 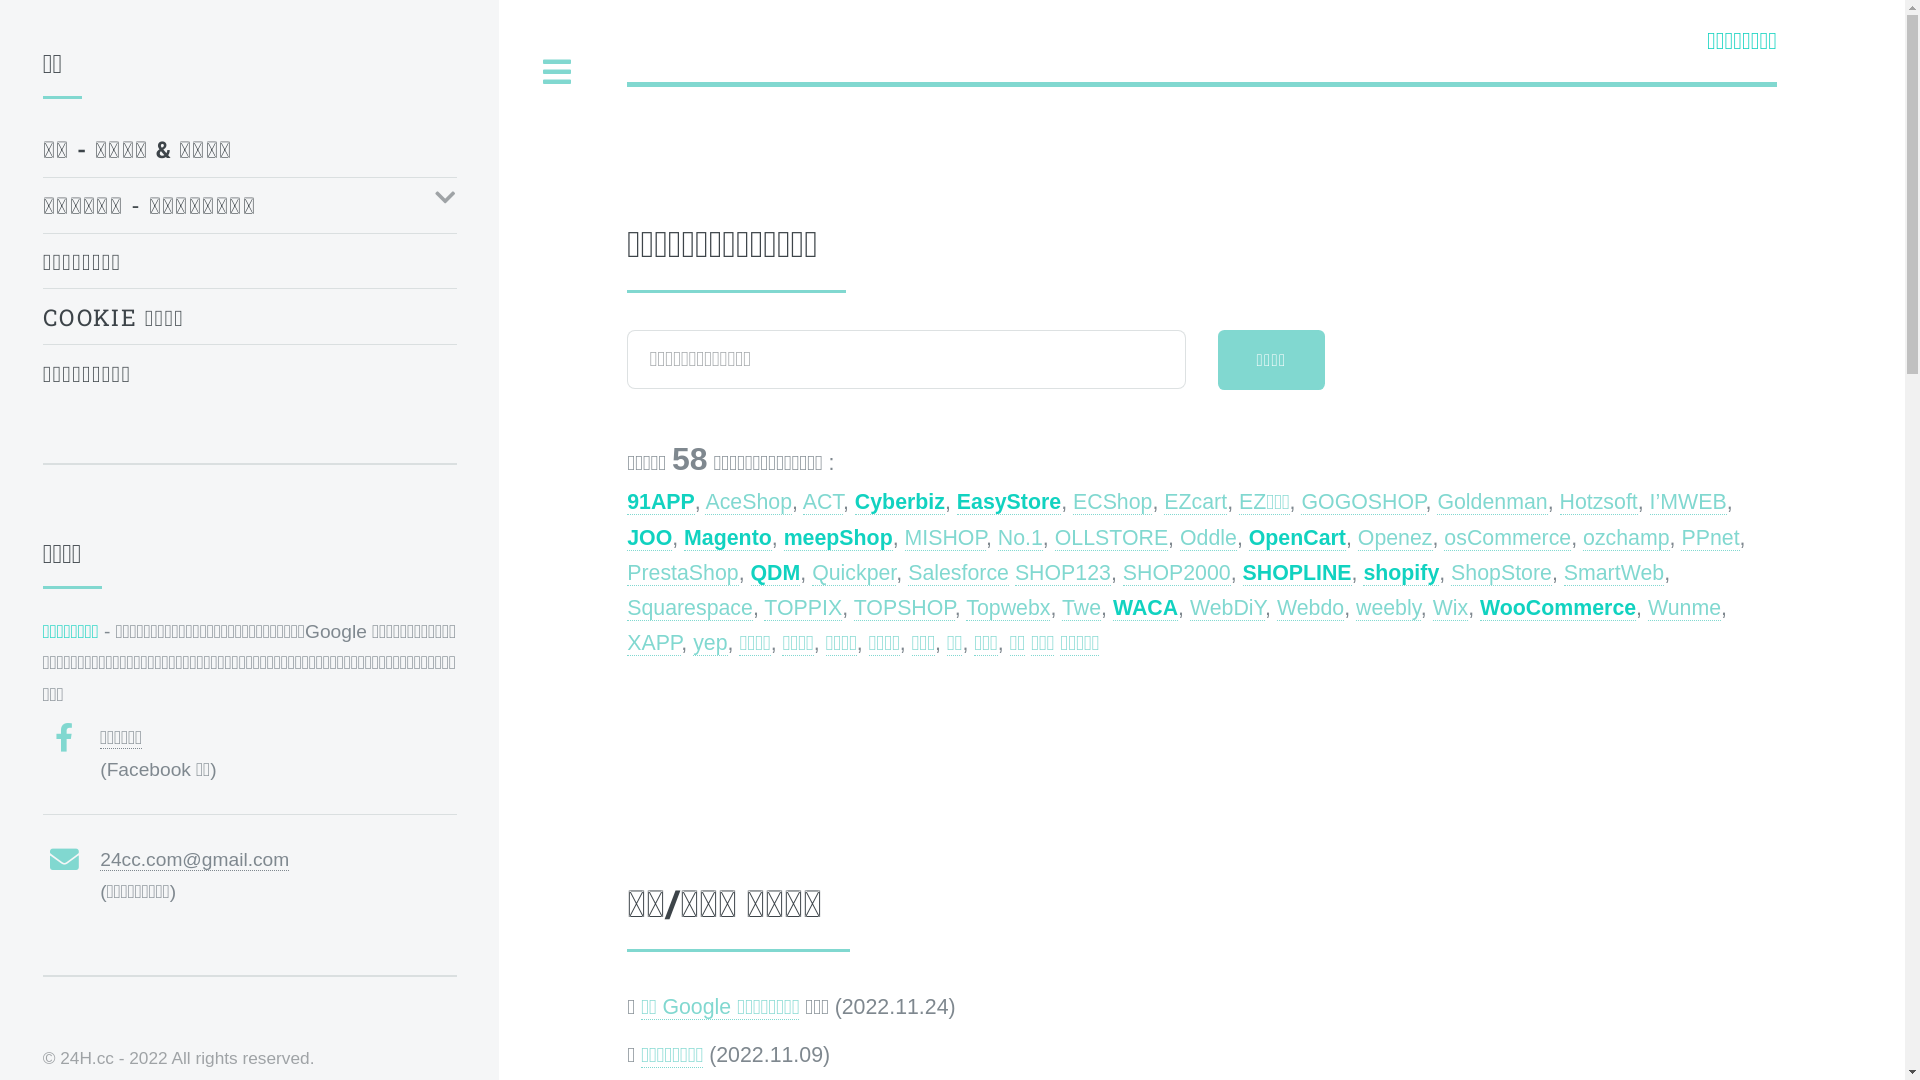 I want to click on 'Salesforce', so click(x=957, y=573).